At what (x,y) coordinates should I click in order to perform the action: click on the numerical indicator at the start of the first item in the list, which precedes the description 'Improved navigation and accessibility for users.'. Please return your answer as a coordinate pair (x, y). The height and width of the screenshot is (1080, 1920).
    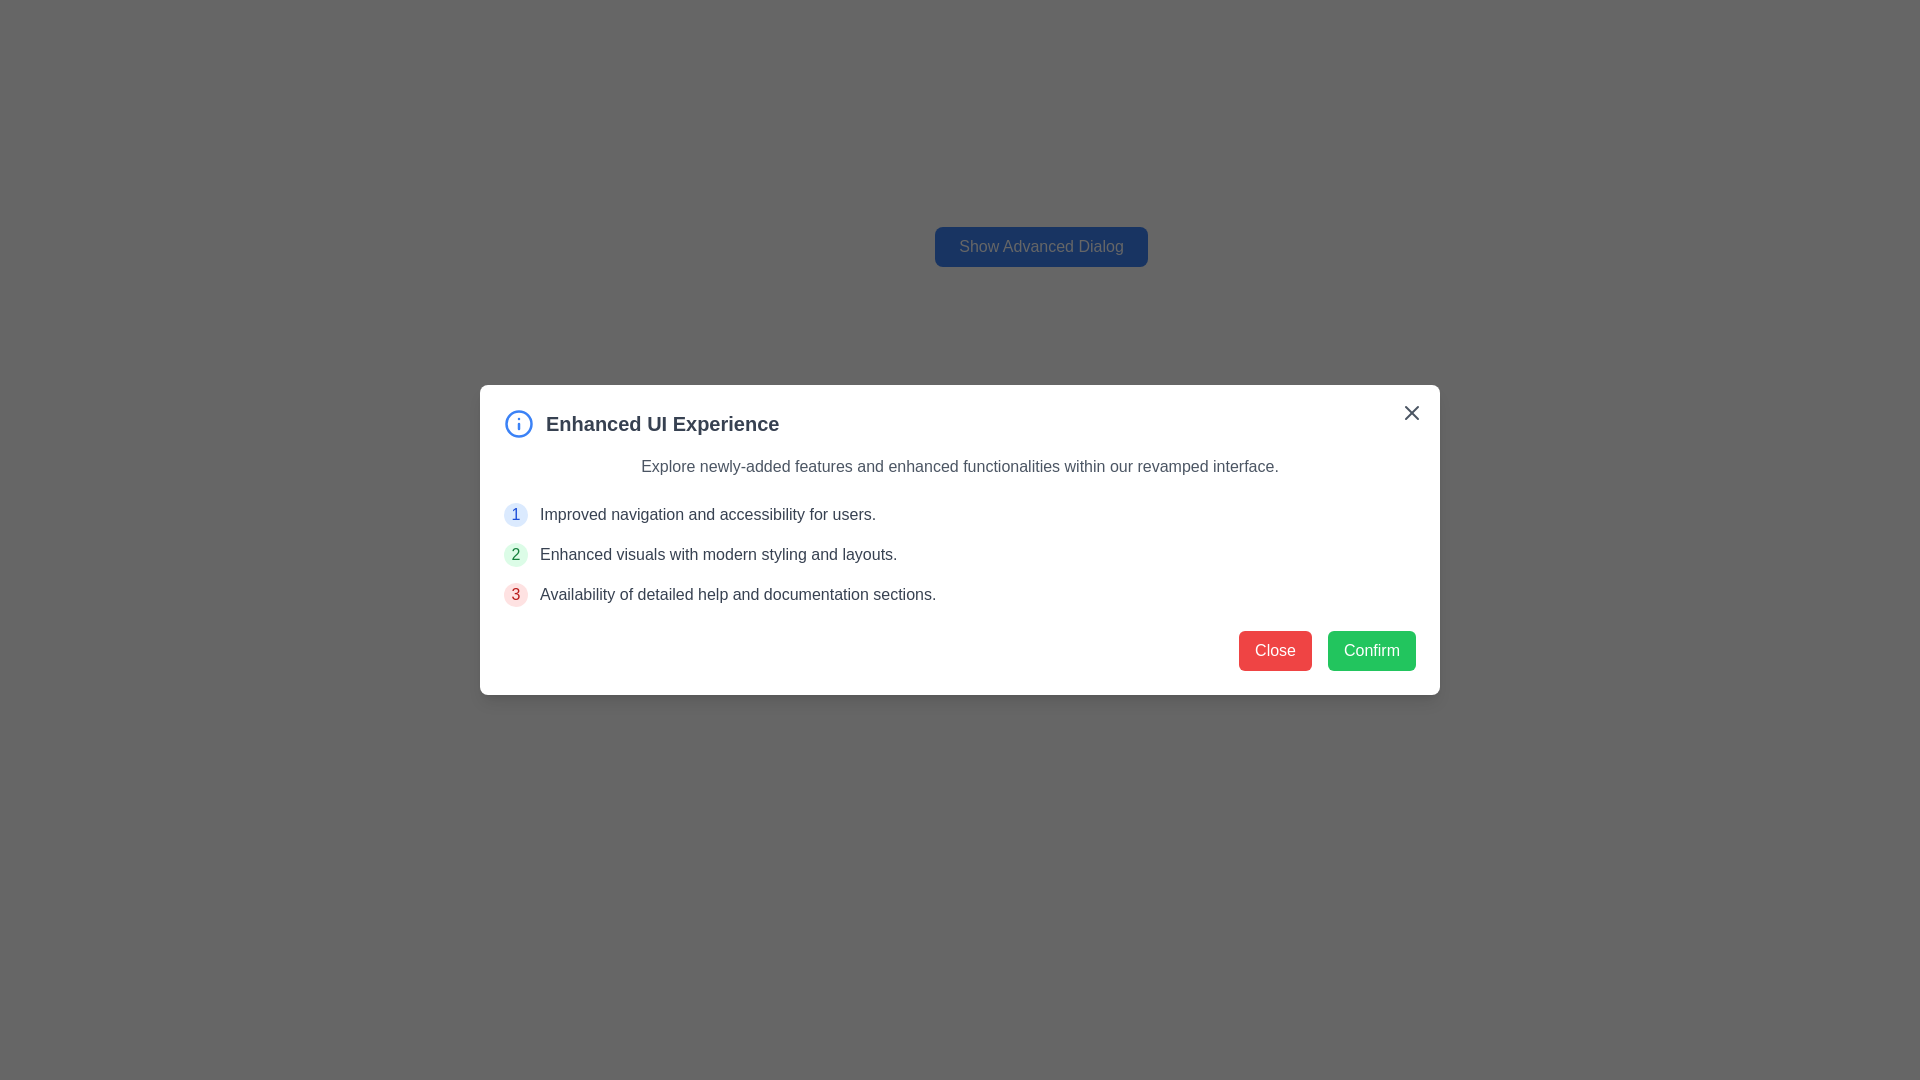
    Looking at the image, I should click on (515, 514).